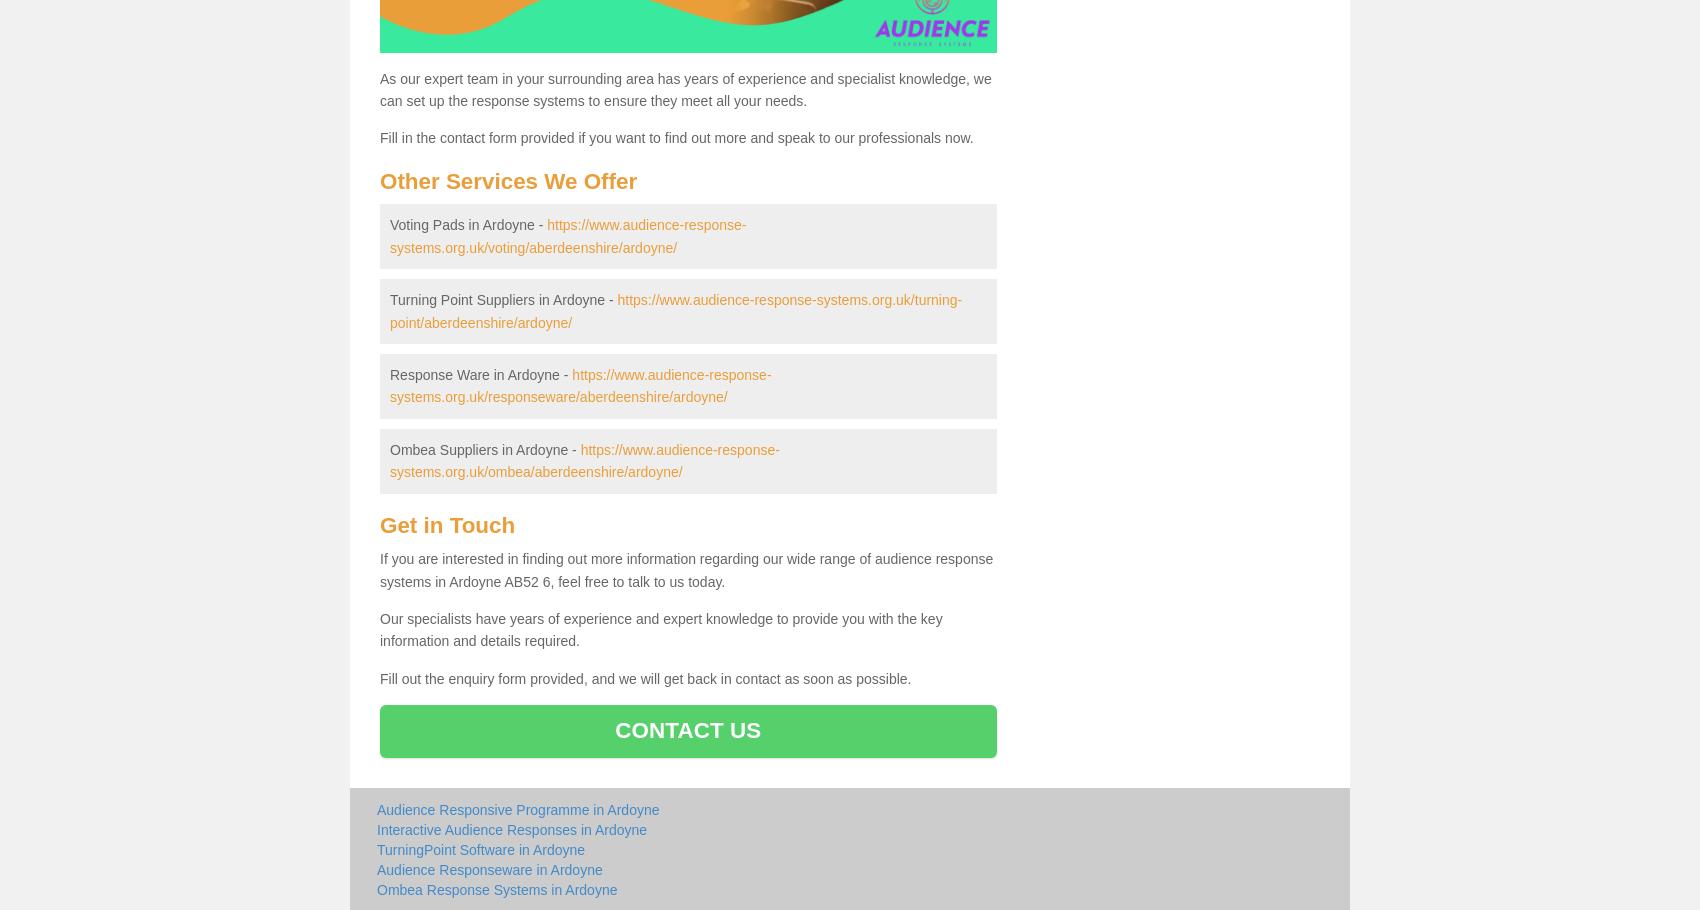 This screenshot has height=910, width=1700. I want to click on 'Voting Pads in Ardoyne -', so click(468, 224).